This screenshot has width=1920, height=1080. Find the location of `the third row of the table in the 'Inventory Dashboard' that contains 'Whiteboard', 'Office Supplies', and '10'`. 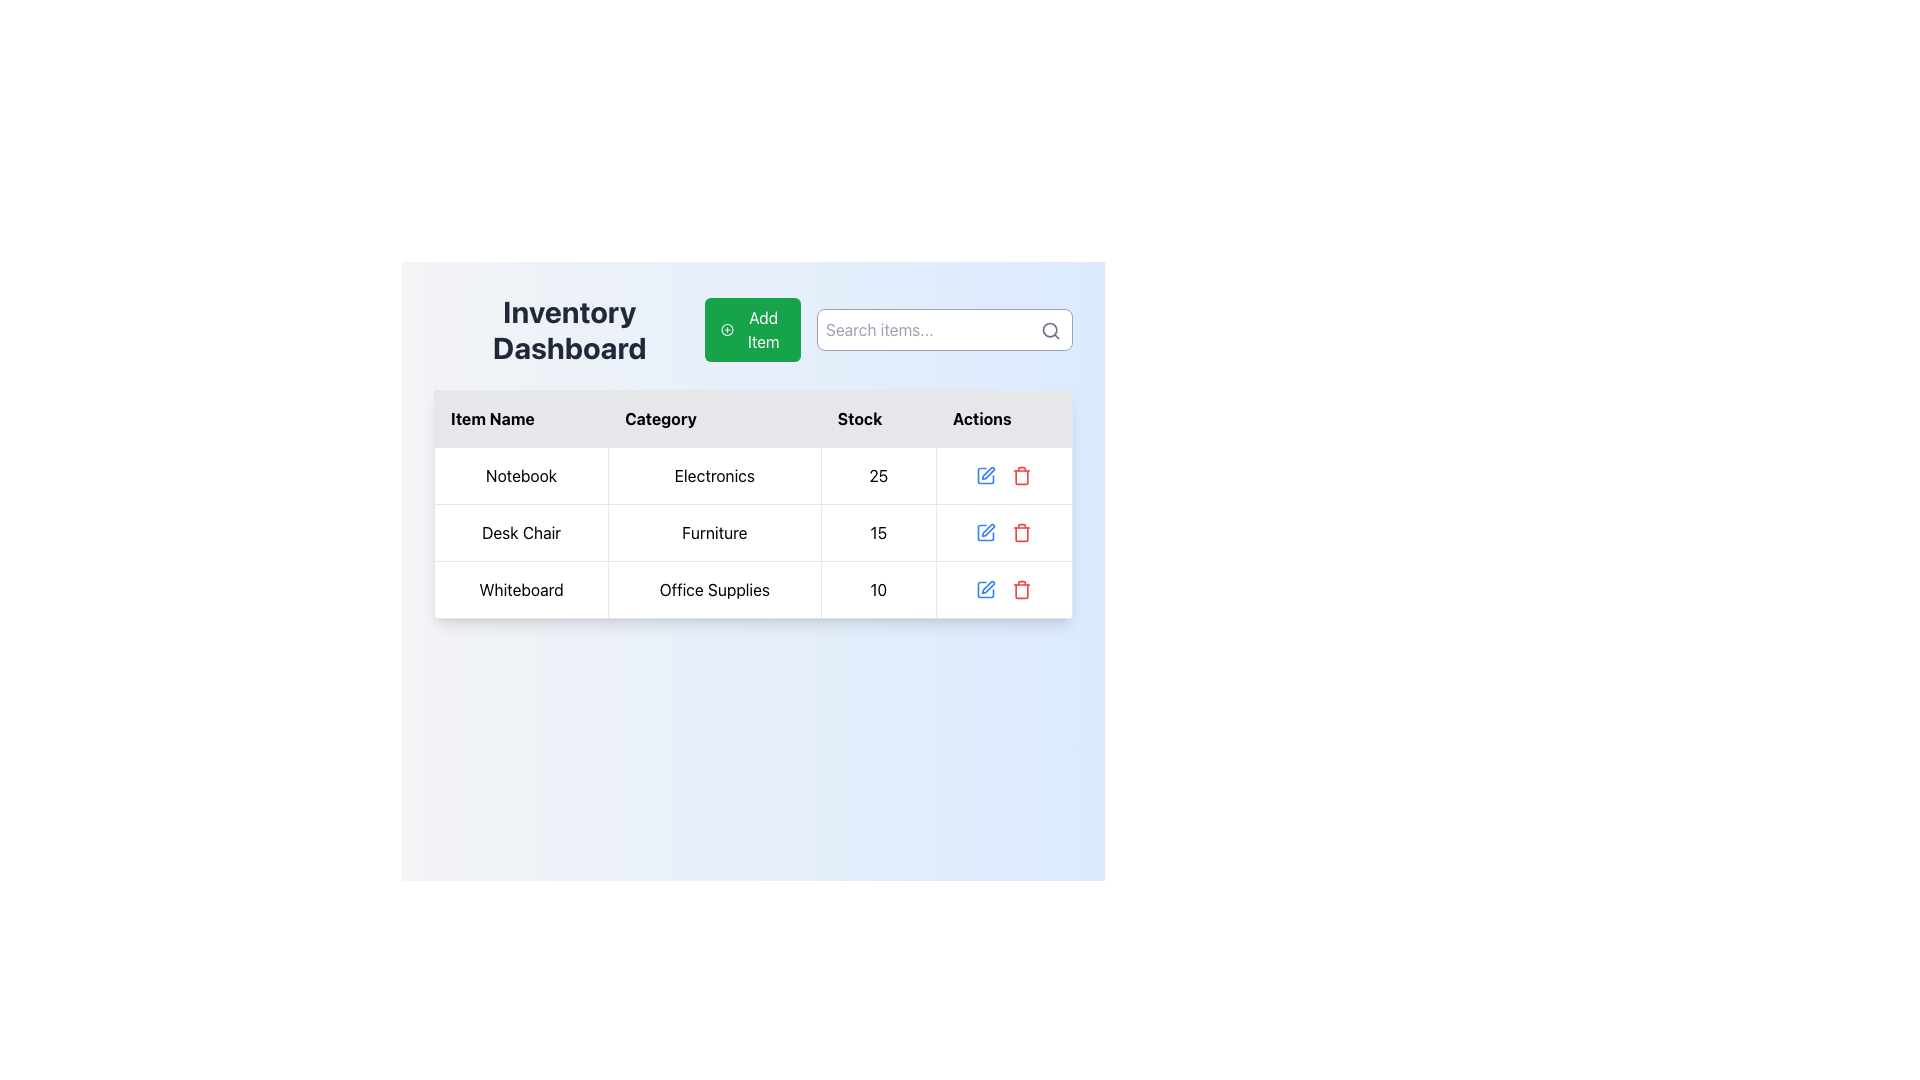

the third row of the table in the 'Inventory Dashboard' that contains 'Whiteboard', 'Office Supplies', and '10' is located at coordinates (752, 589).